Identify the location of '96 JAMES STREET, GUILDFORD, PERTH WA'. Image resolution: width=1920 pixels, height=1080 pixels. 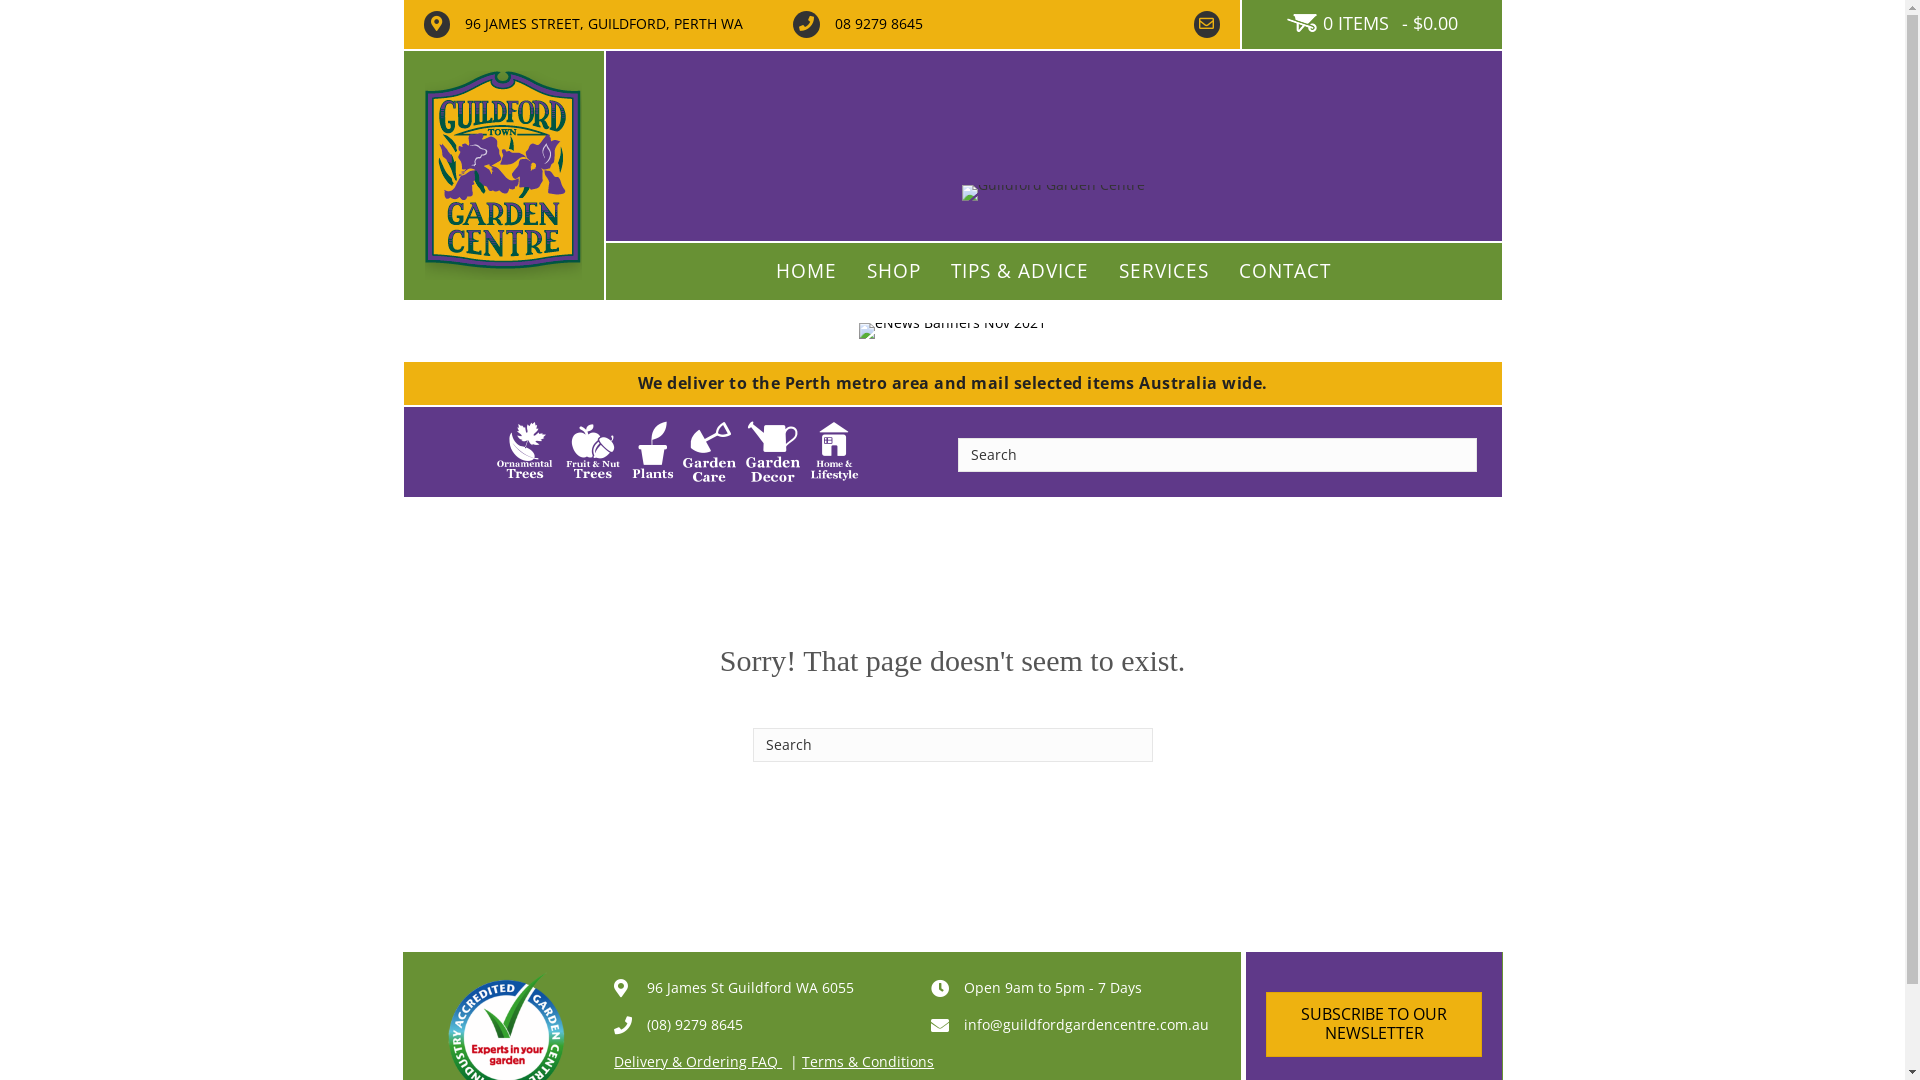
(603, 23).